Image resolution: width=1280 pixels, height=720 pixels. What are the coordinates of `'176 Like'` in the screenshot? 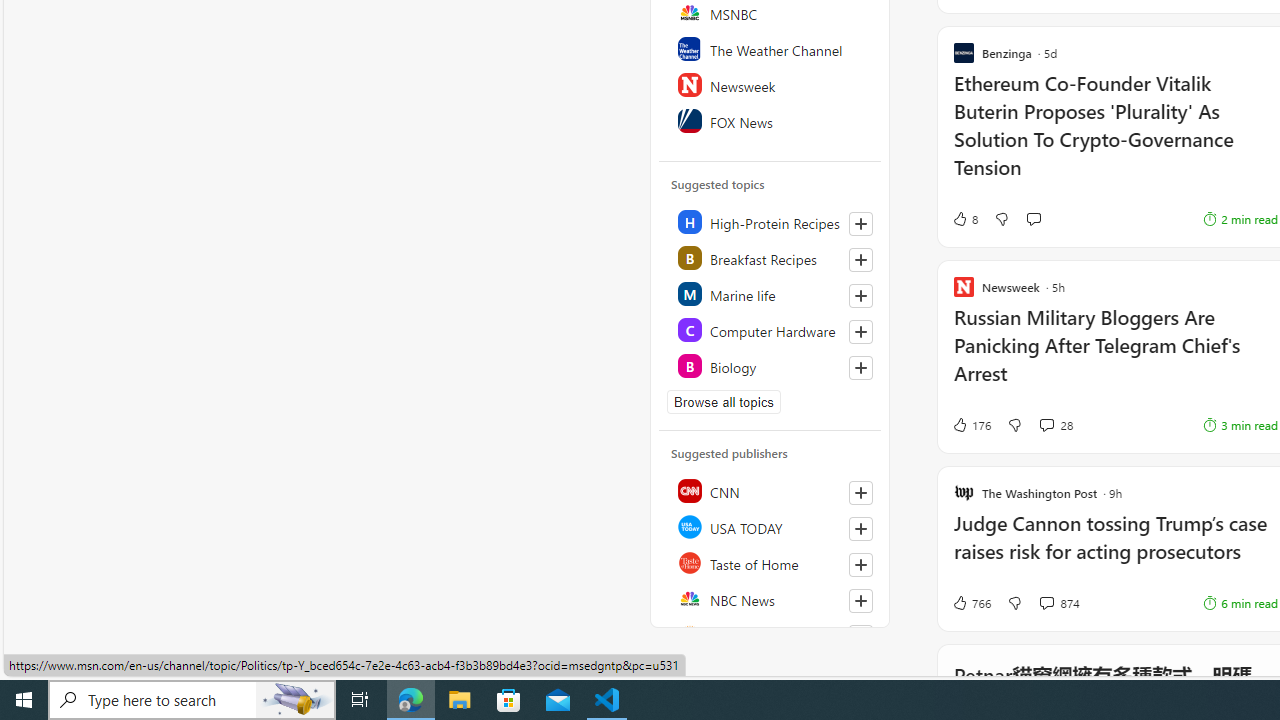 It's located at (970, 424).